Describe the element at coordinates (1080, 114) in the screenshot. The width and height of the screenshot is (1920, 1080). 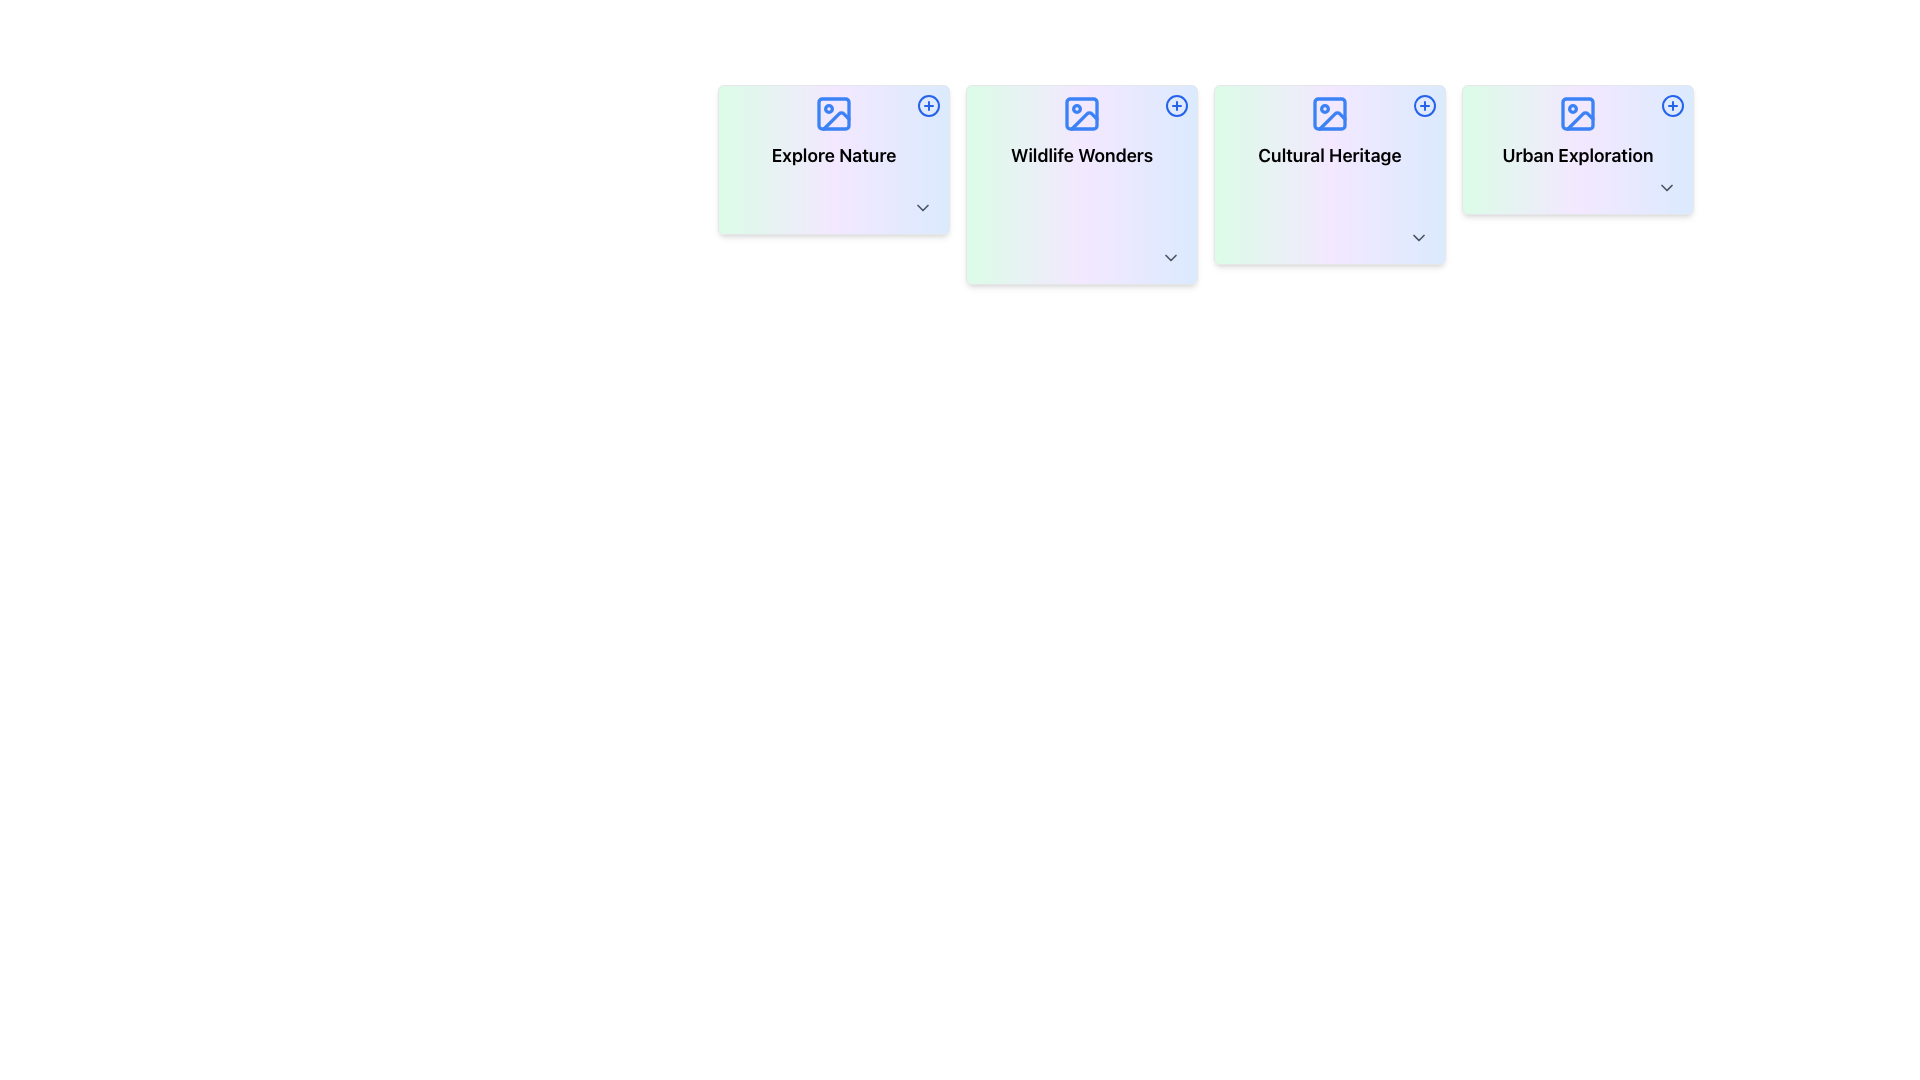
I see `the Decorative background element of the icon representing a picture or image, located in the second card above the text 'Wildlife Wonders'` at that location.